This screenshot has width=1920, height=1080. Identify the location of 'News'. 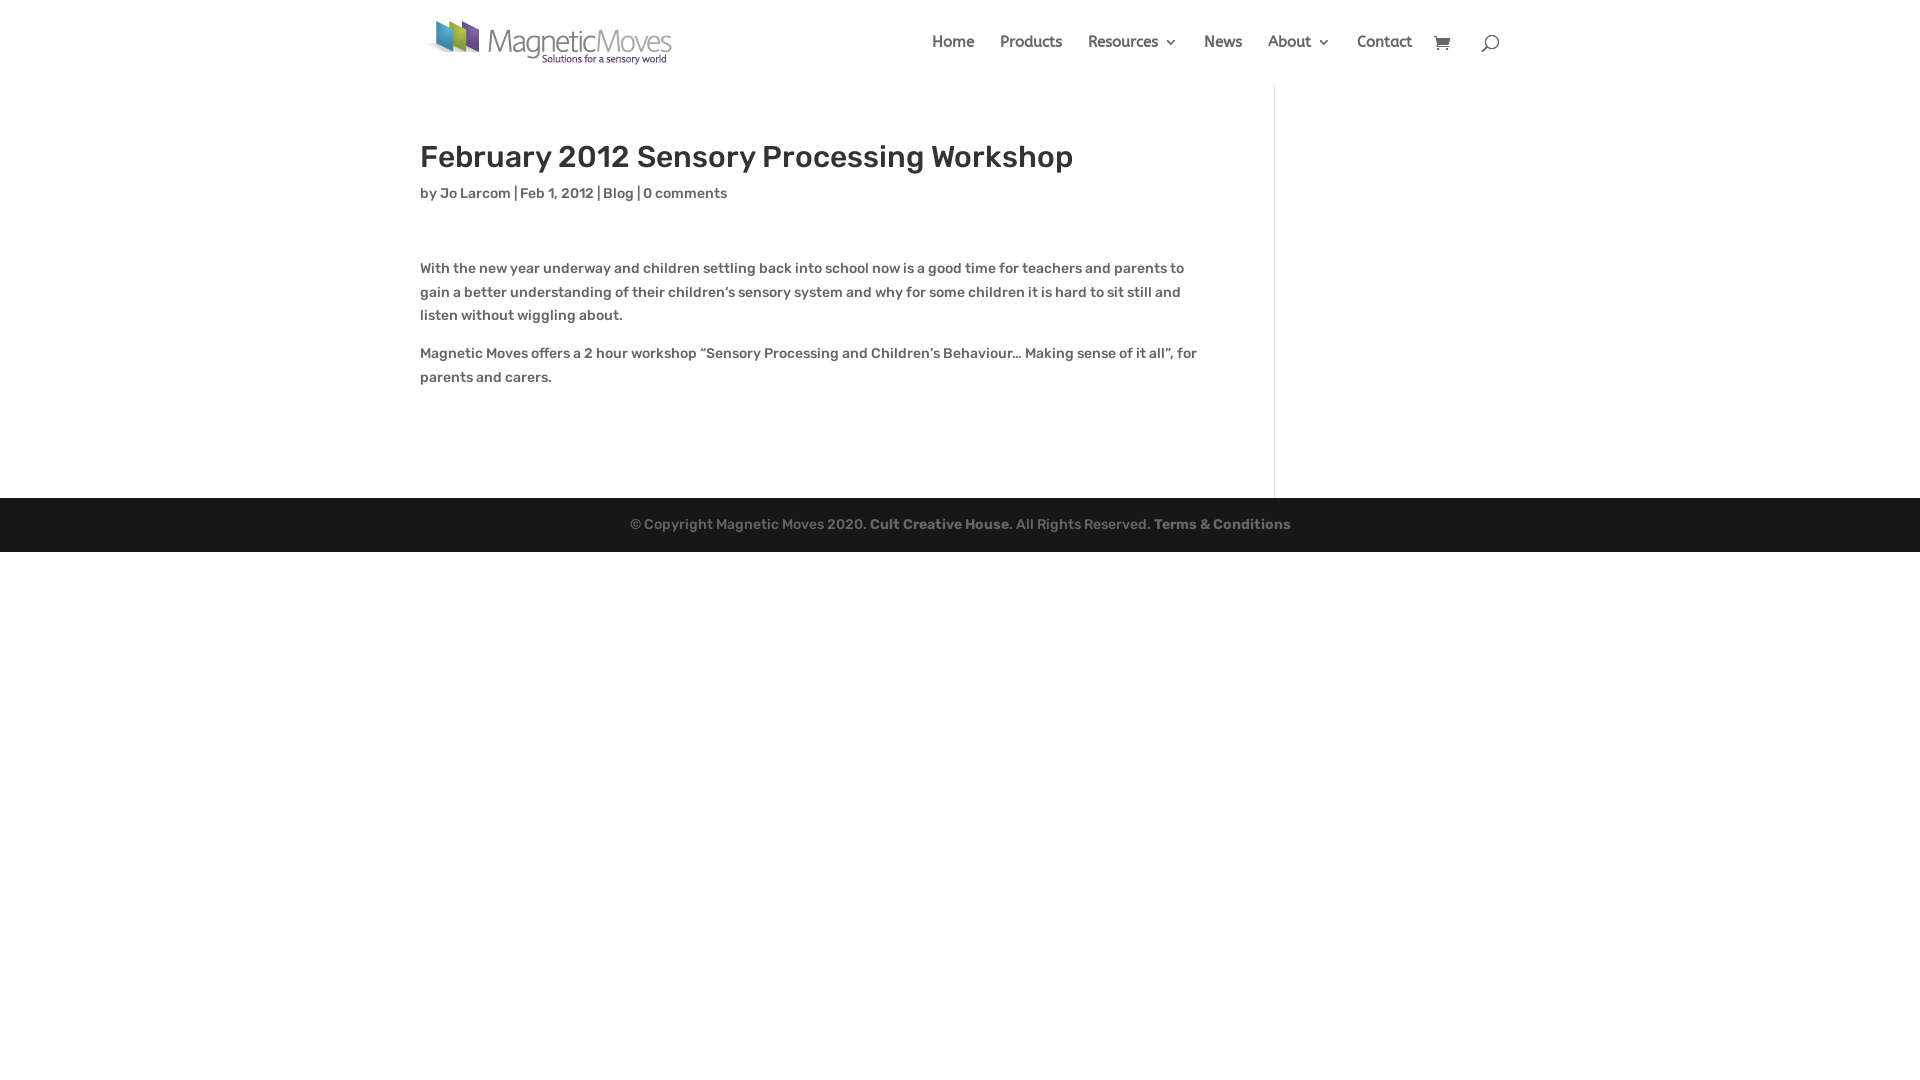
(1203, 58).